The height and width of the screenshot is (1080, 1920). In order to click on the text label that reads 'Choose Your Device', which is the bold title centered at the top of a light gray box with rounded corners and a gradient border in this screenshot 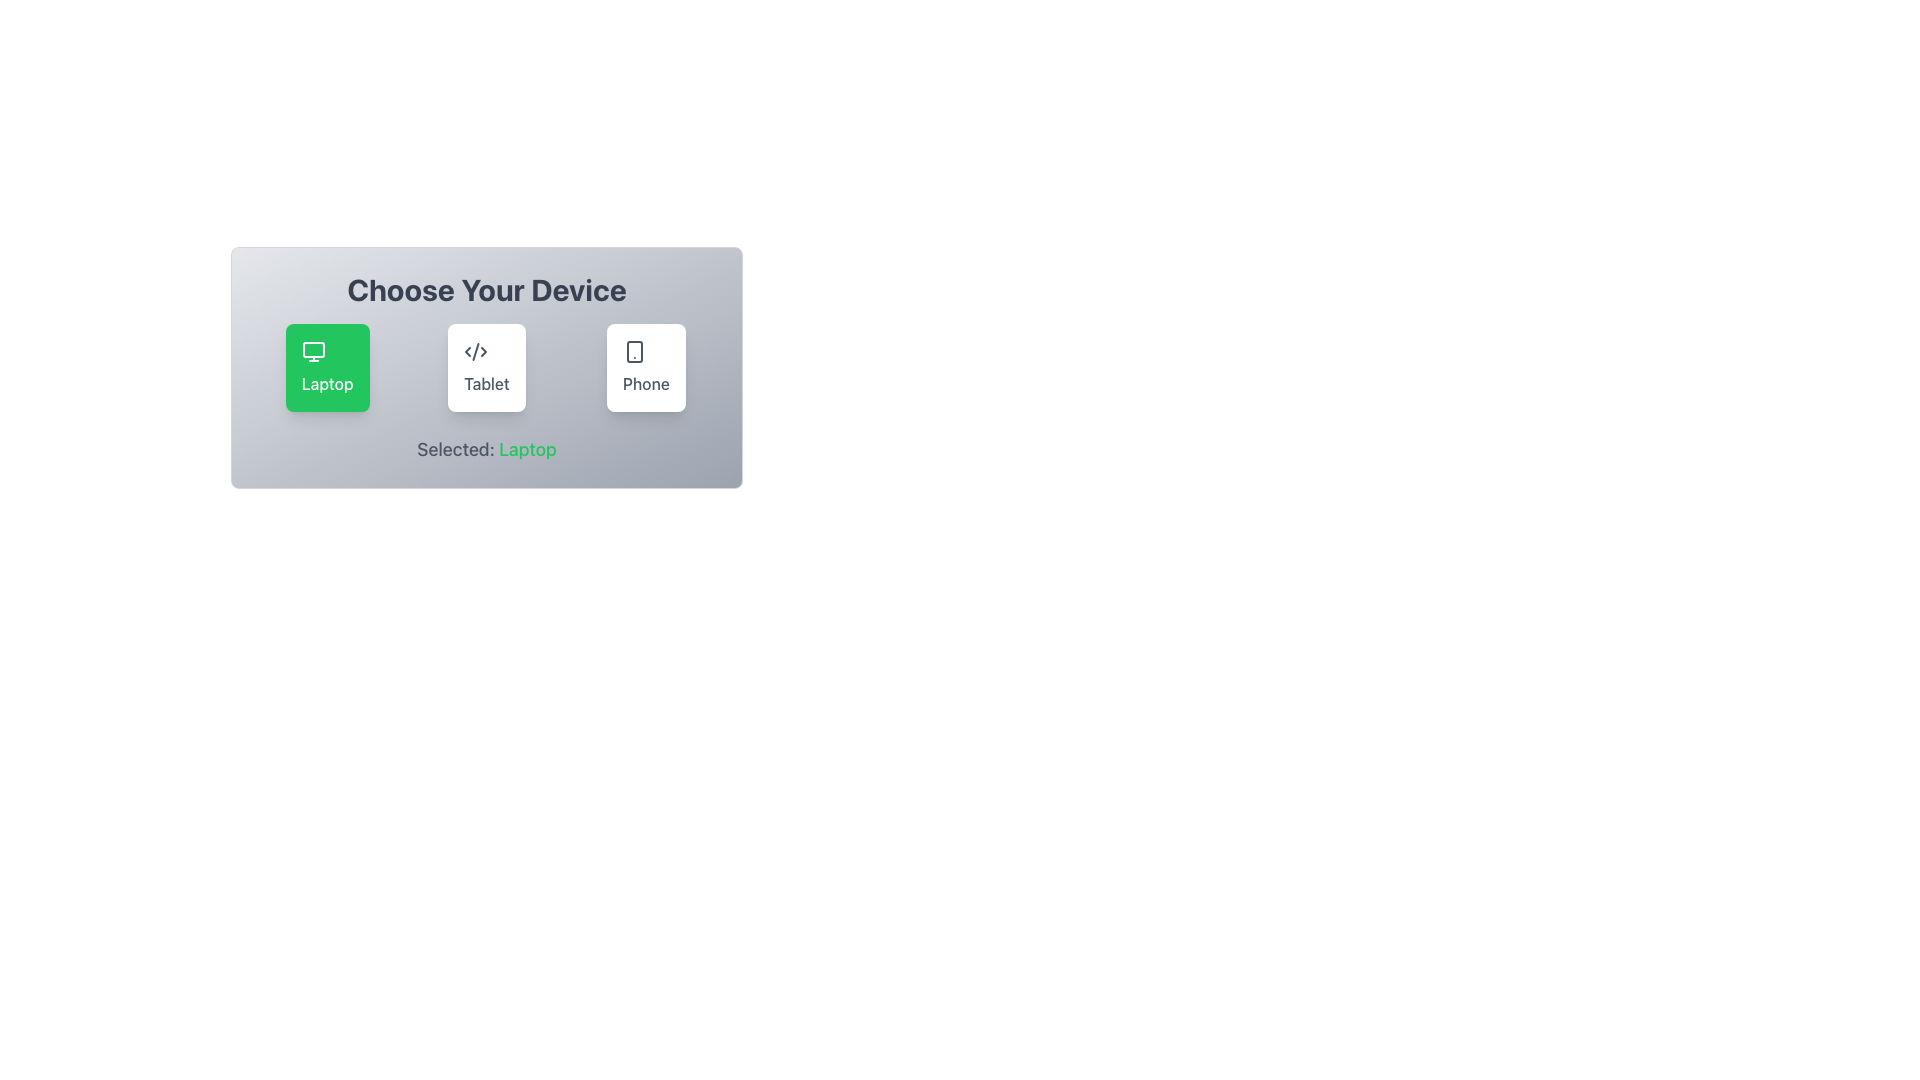, I will do `click(486, 289)`.